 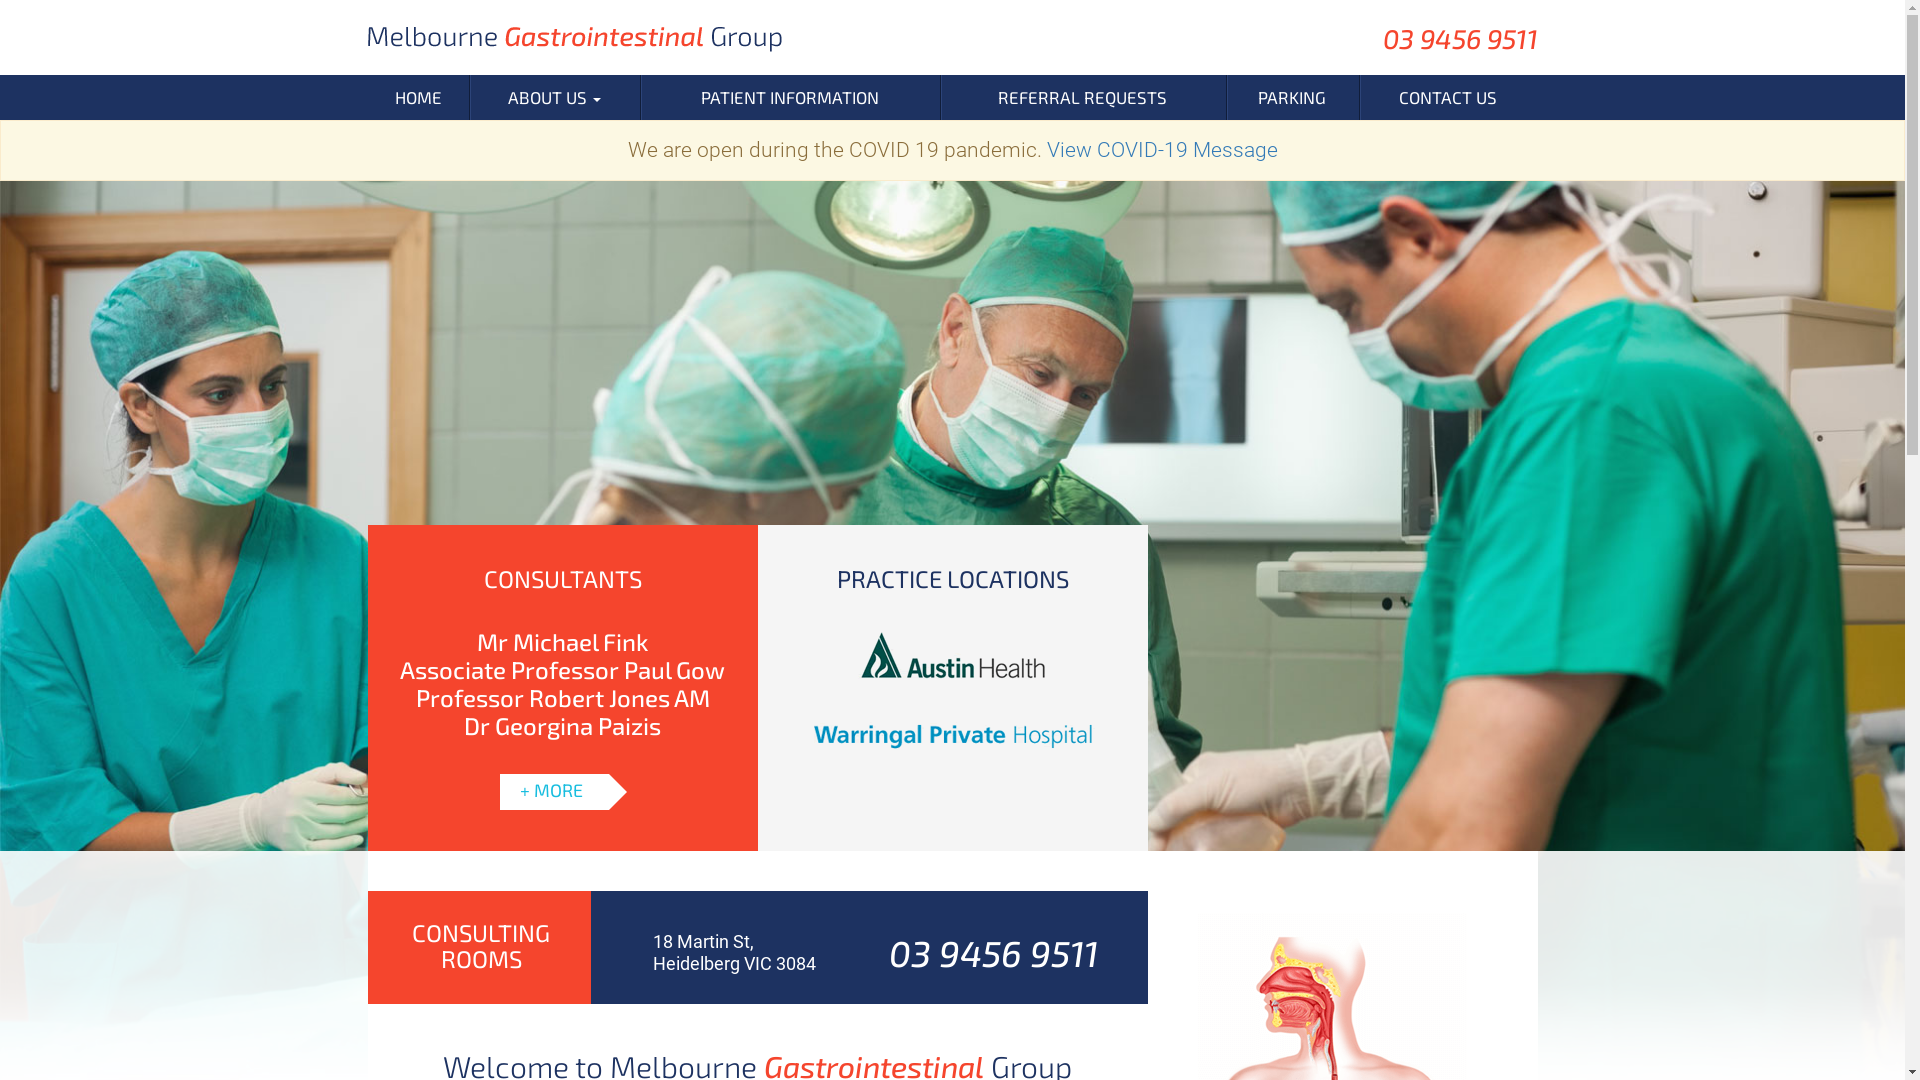 What do you see at coordinates (554, 97) in the screenshot?
I see `'ABOUT US'` at bounding box center [554, 97].